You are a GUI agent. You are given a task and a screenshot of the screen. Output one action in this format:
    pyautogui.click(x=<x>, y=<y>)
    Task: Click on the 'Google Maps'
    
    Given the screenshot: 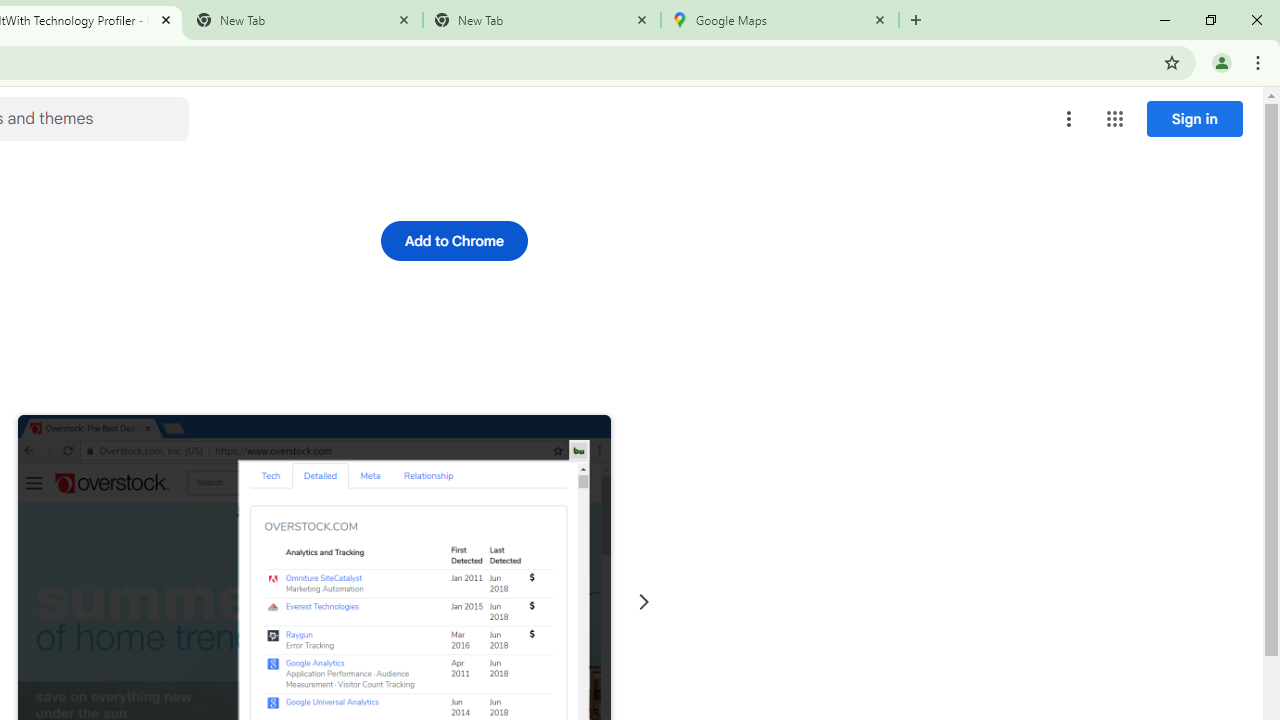 What is the action you would take?
    pyautogui.click(x=778, y=20)
    